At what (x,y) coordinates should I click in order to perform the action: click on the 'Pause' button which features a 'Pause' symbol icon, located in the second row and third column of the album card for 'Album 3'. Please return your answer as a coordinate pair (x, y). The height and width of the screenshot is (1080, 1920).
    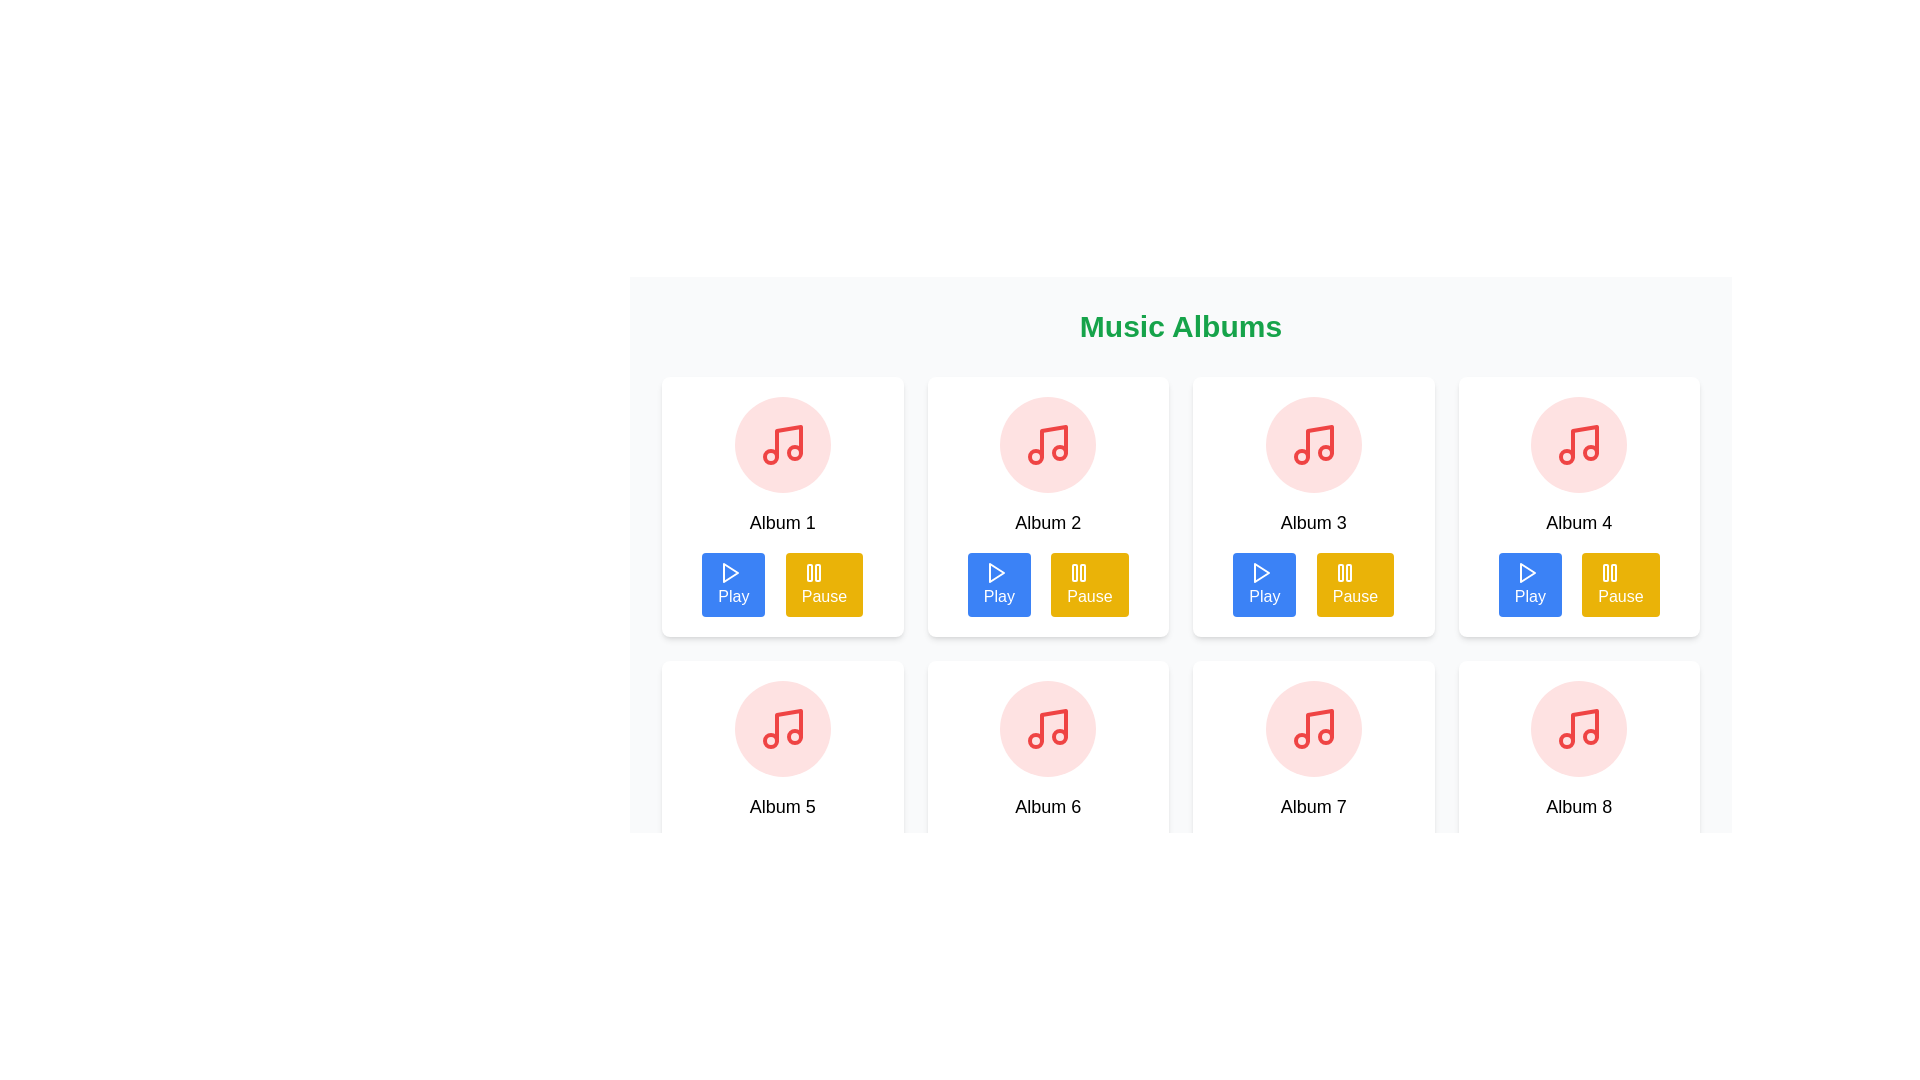
    Looking at the image, I should click on (1344, 573).